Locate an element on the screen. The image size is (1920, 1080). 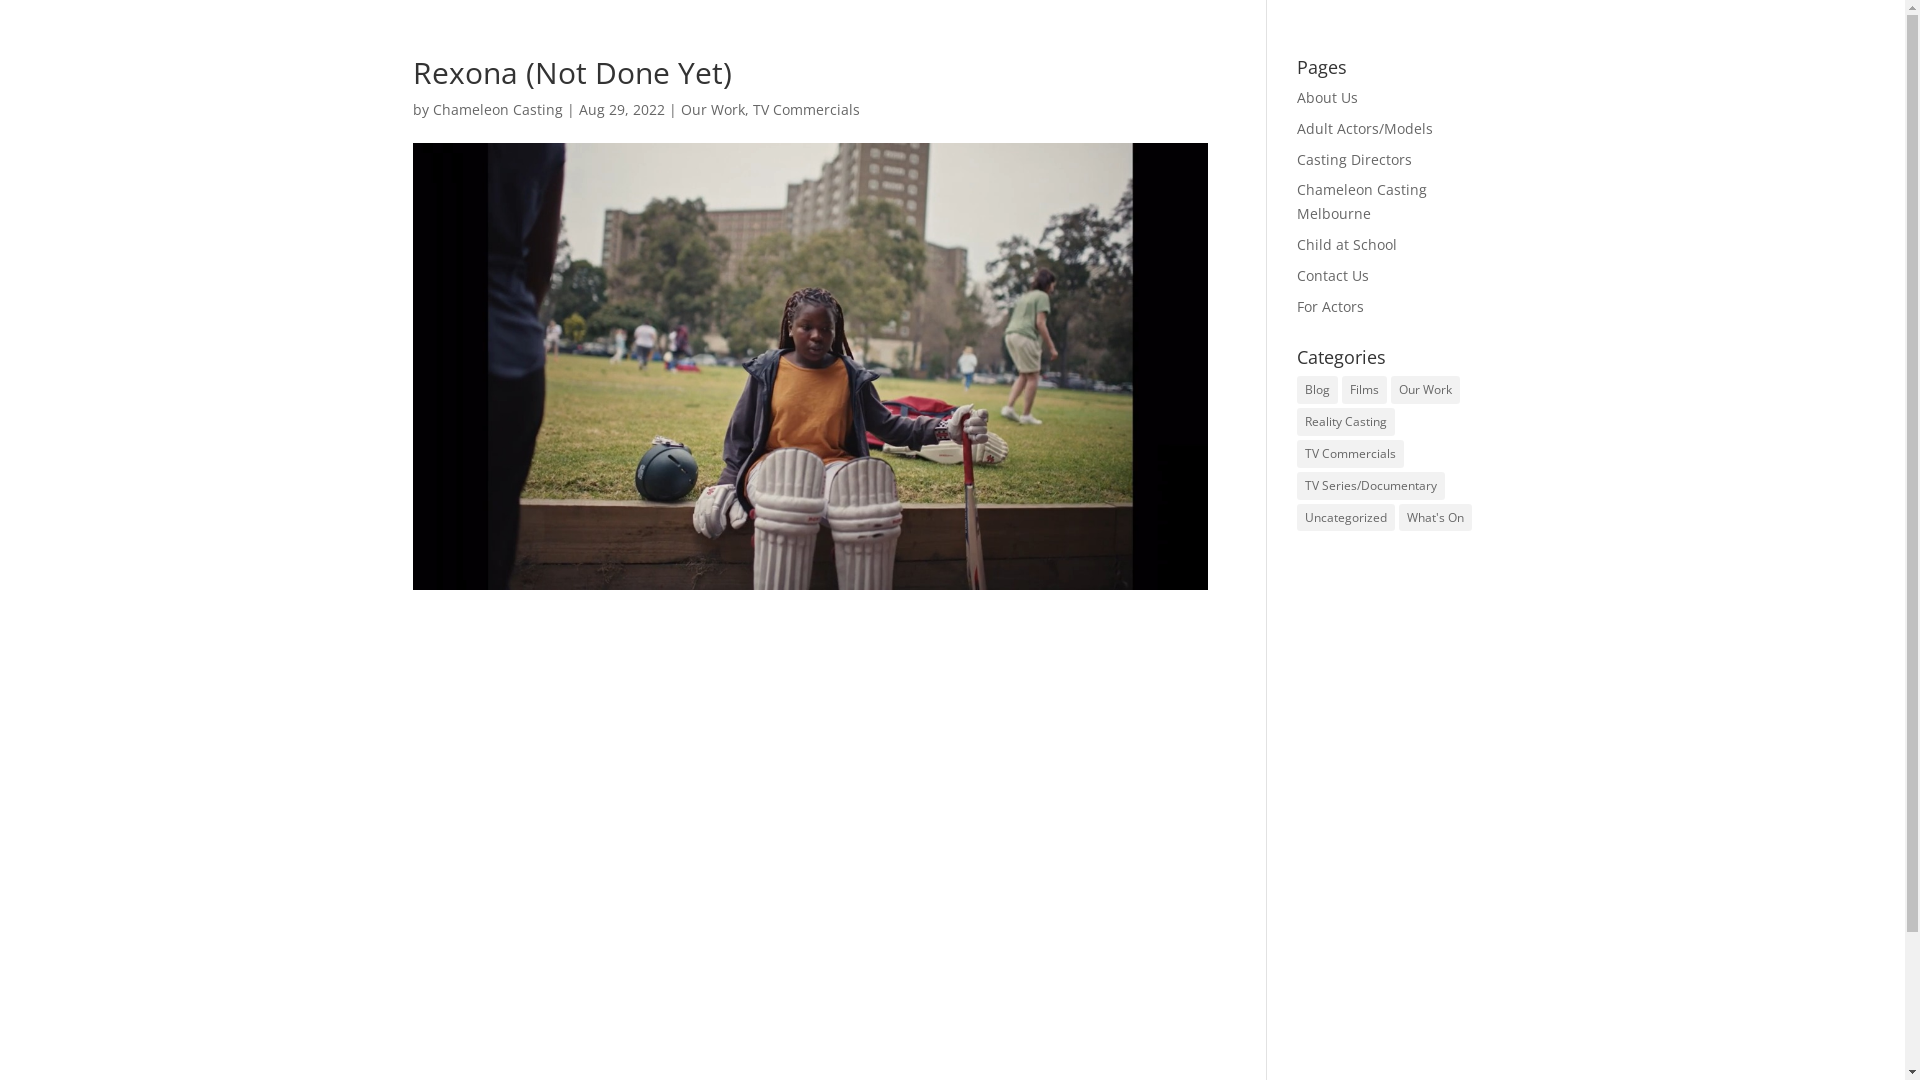
'Our Work' is located at coordinates (711, 109).